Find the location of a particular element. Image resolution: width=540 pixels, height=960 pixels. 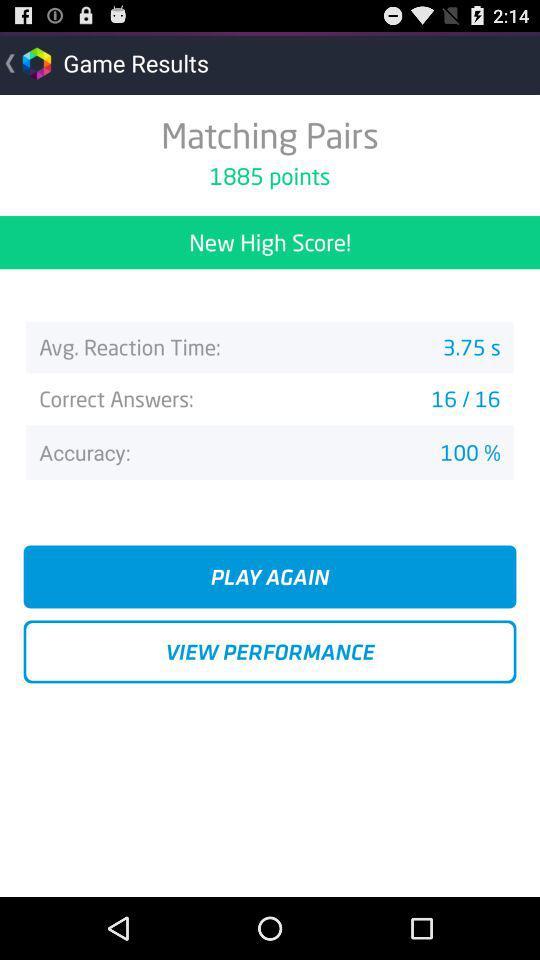

the view performance item is located at coordinates (270, 650).